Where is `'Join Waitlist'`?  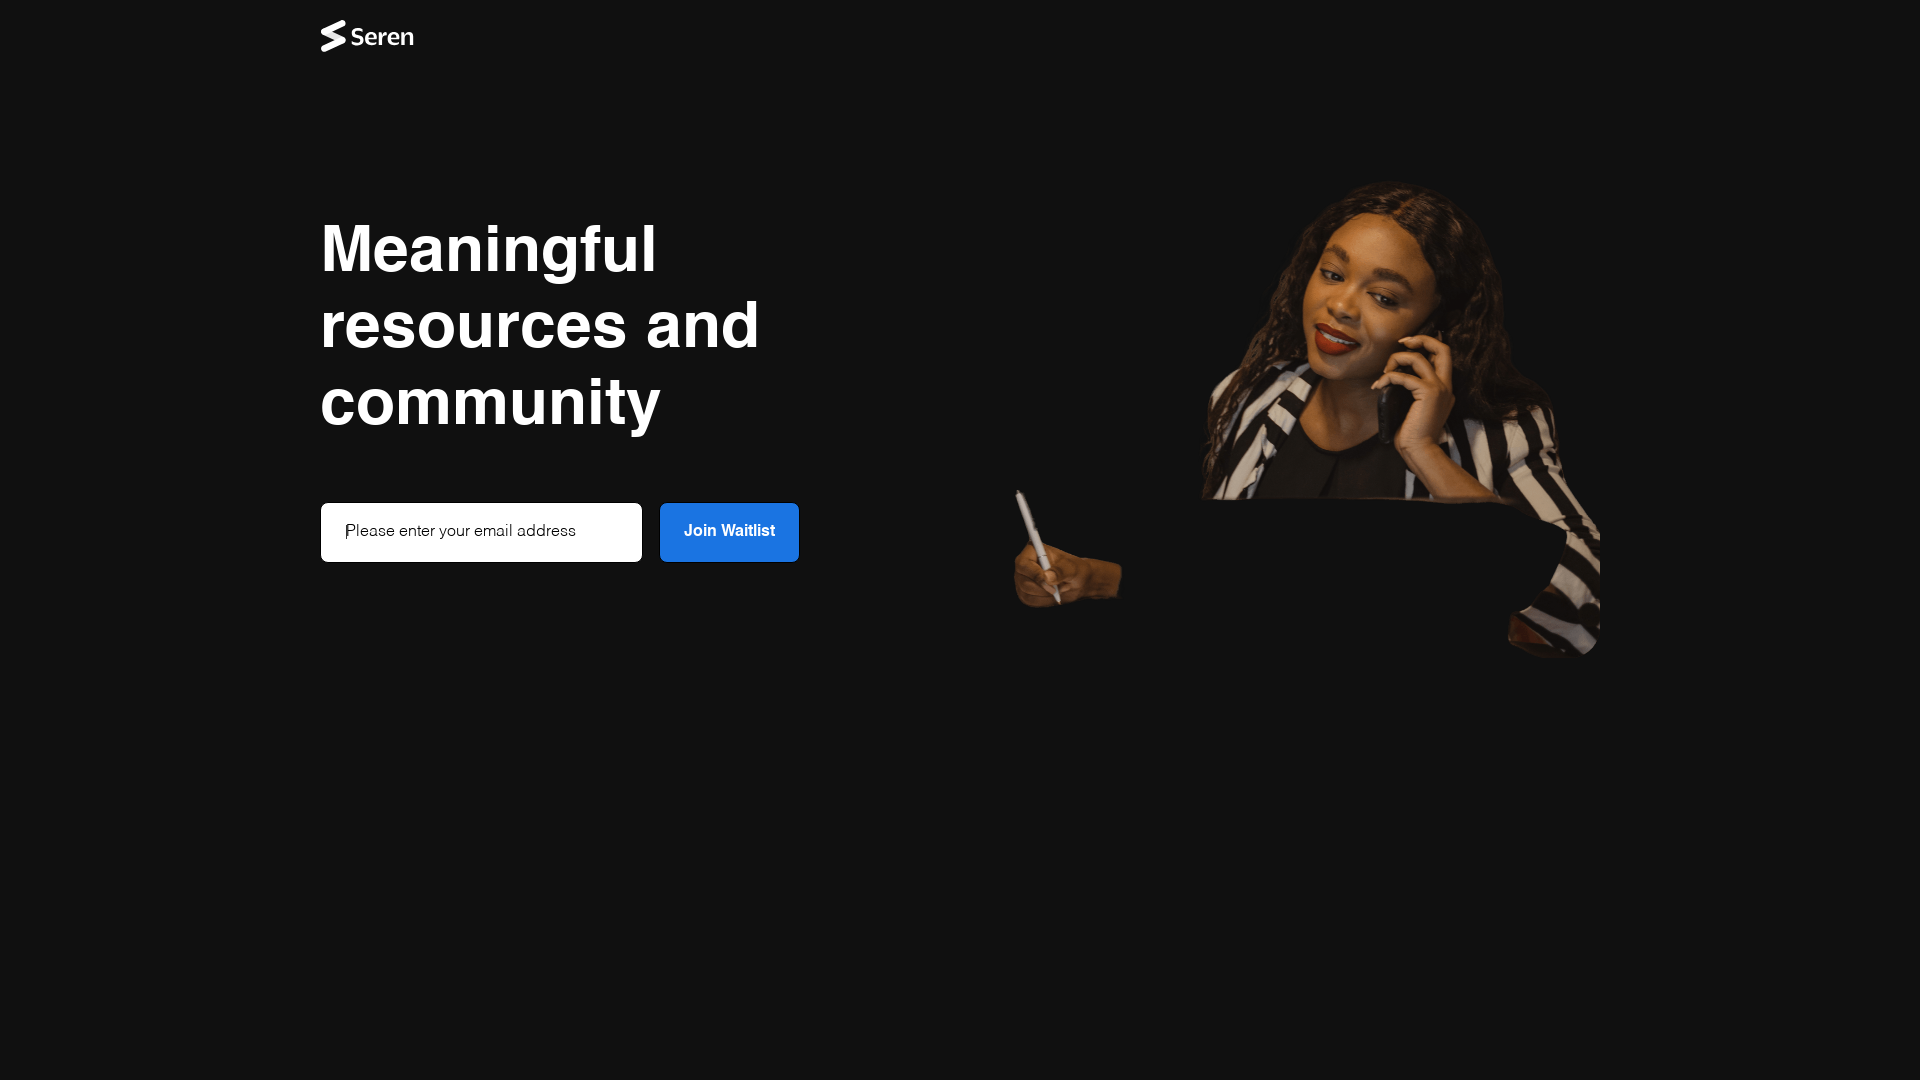 'Join Waitlist' is located at coordinates (658, 531).